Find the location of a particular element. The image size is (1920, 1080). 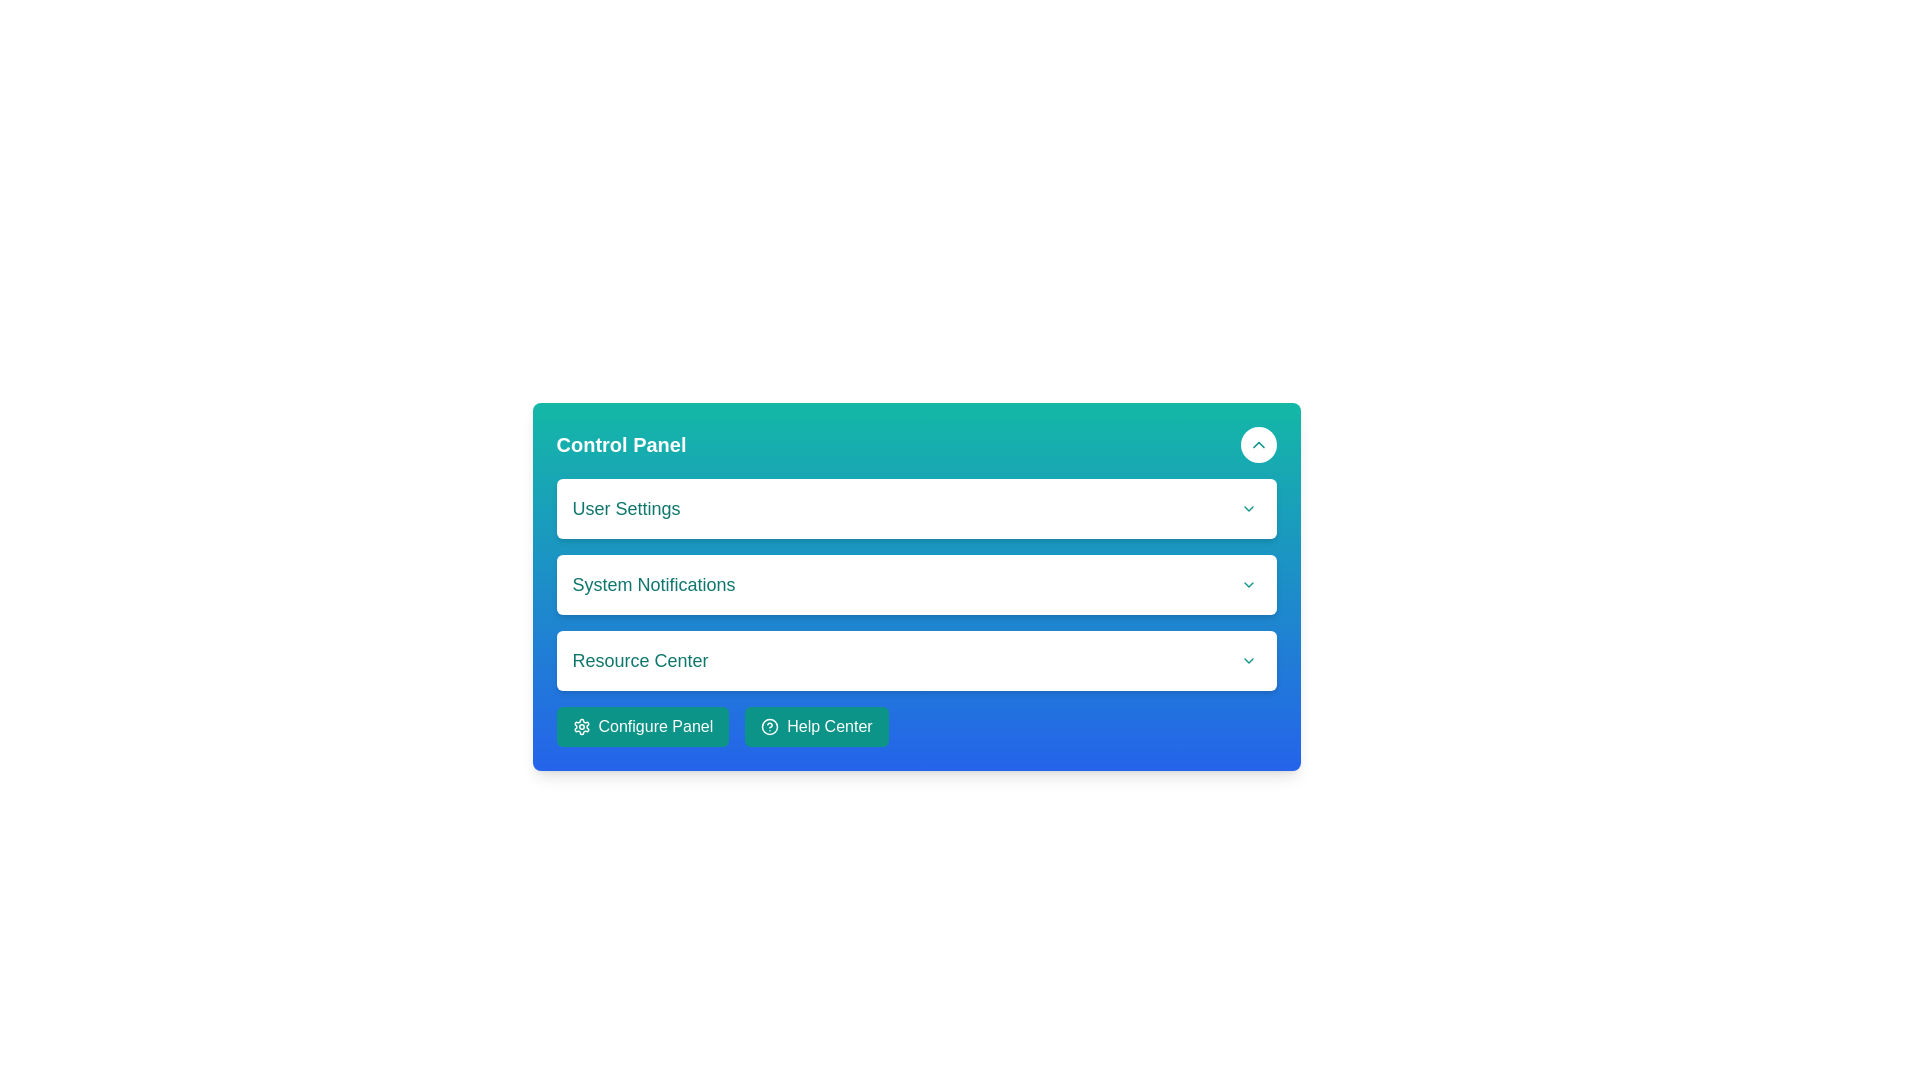

the chevron or dropdown arrow at the rightmost end of the 'Resource Center' interactive row is located at coordinates (1247, 660).